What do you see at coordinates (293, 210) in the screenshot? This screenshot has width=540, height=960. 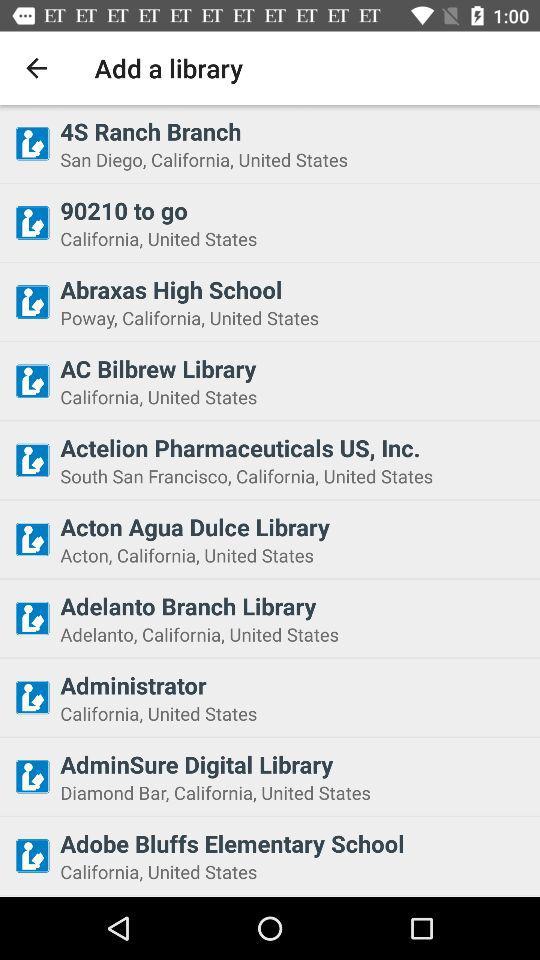 I see `the item above california, united states` at bounding box center [293, 210].